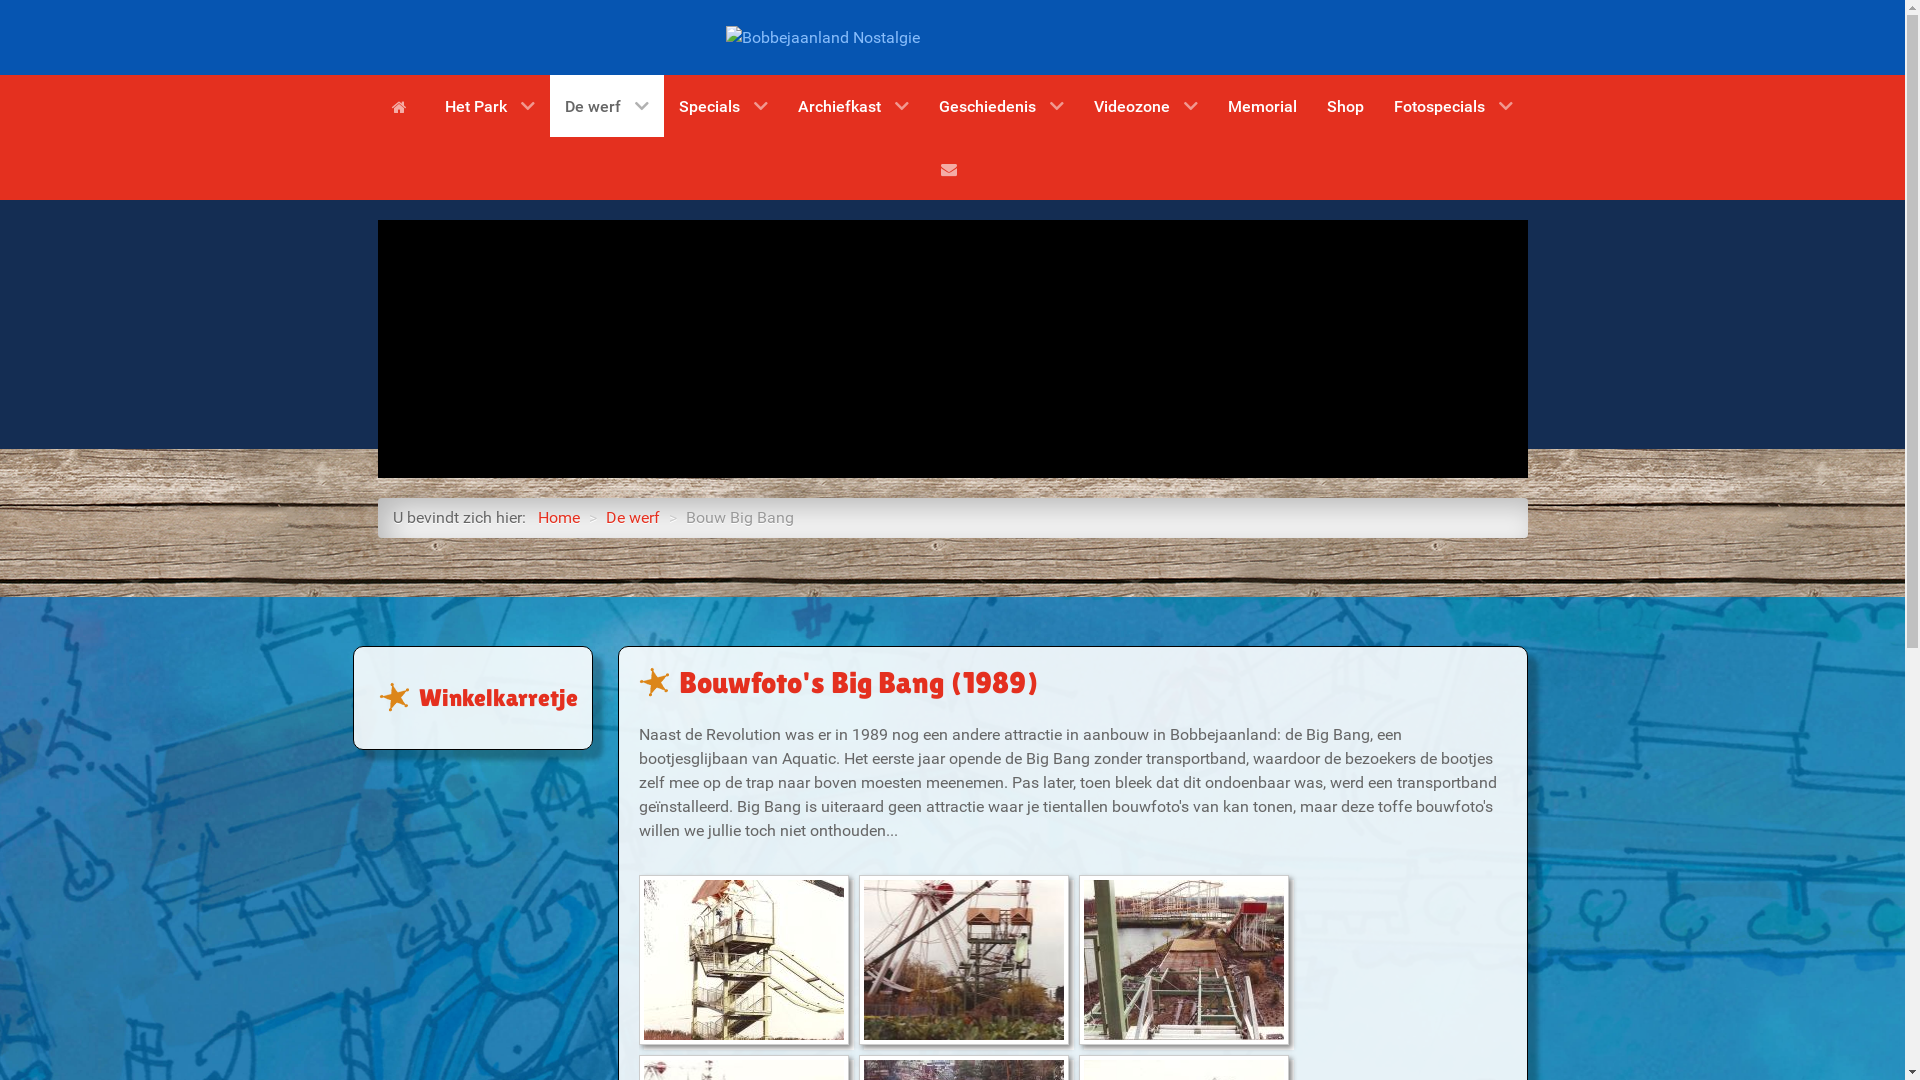  What do you see at coordinates (964, 959) in the screenshot?
I see `'Click to enlarge image bouwbigbang02.jpg'` at bounding box center [964, 959].